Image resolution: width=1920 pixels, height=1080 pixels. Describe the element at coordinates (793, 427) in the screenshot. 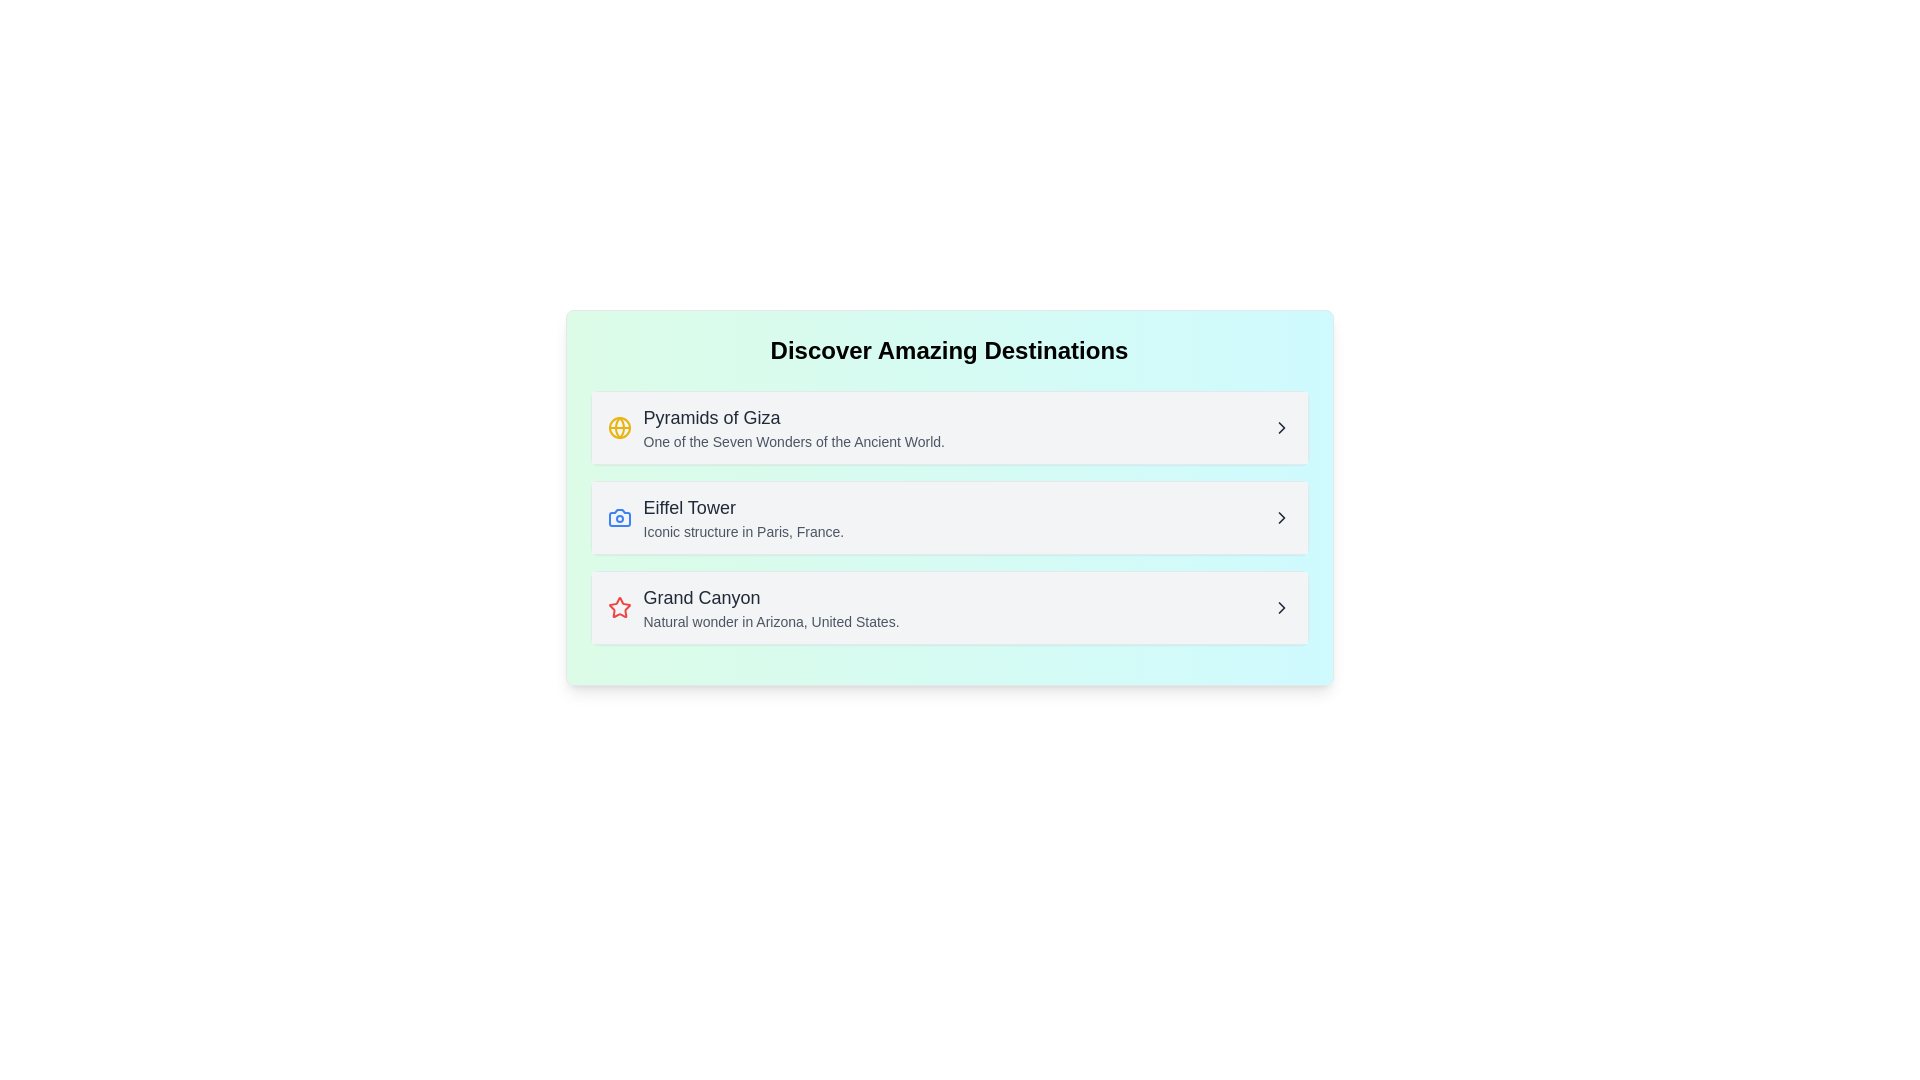

I see `the descriptive text label for the first entry in the list of destinations, which is part of the section titled 'Discover Amazing Destinations'` at that location.